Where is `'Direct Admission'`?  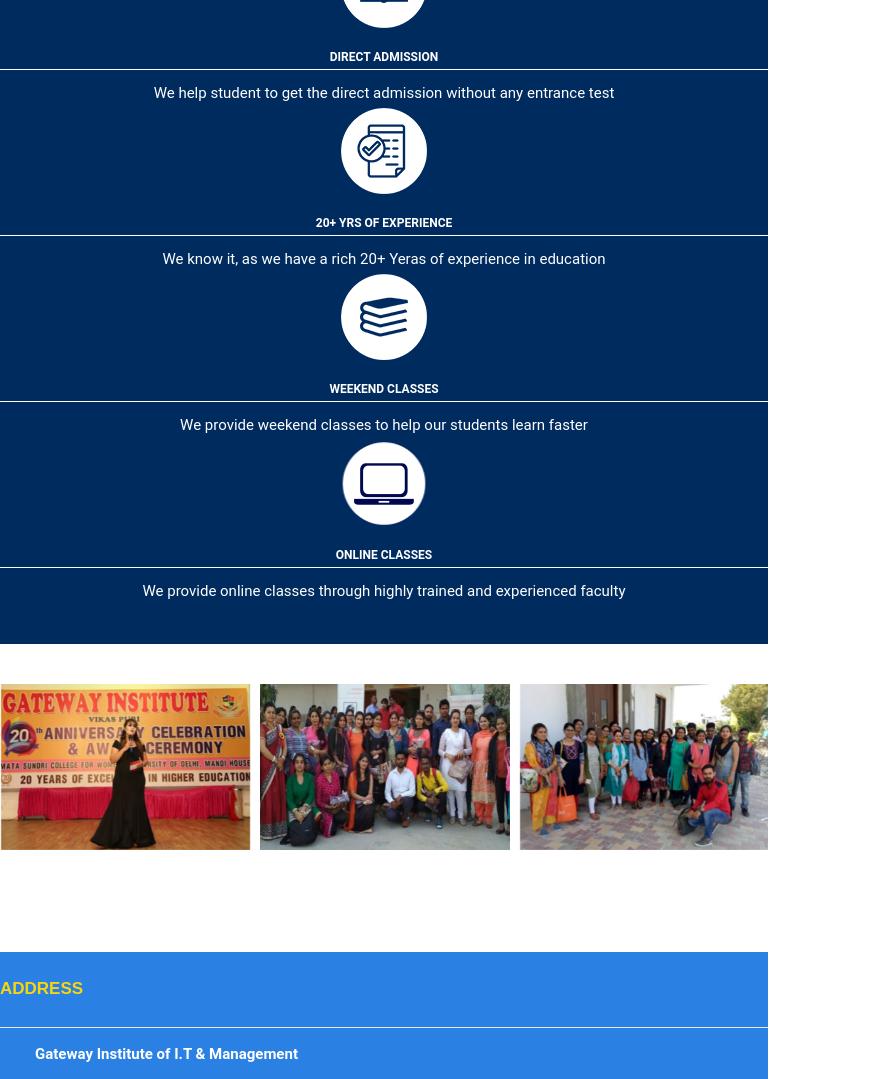 'Direct Admission' is located at coordinates (383, 55).